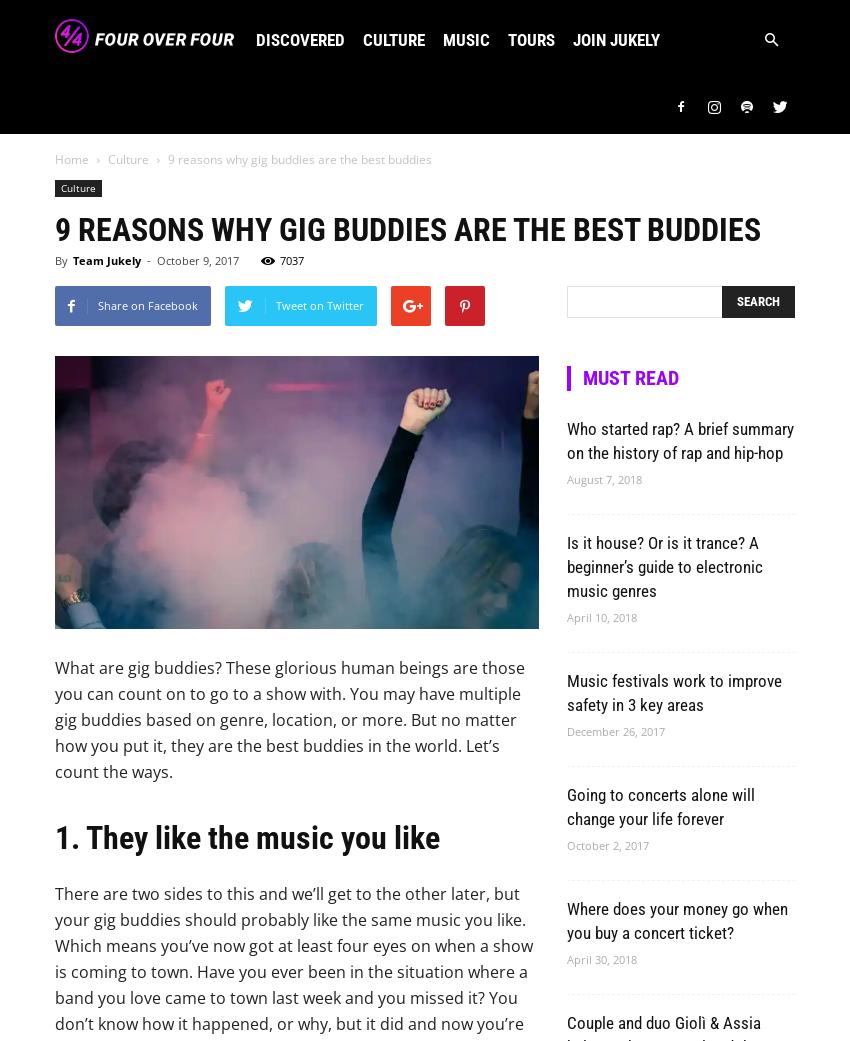 Image resolution: width=850 pixels, height=1041 pixels. Describe the element at coordinates (567, 478) in the screenshot. I see `'August 7, 2018'` at that location.